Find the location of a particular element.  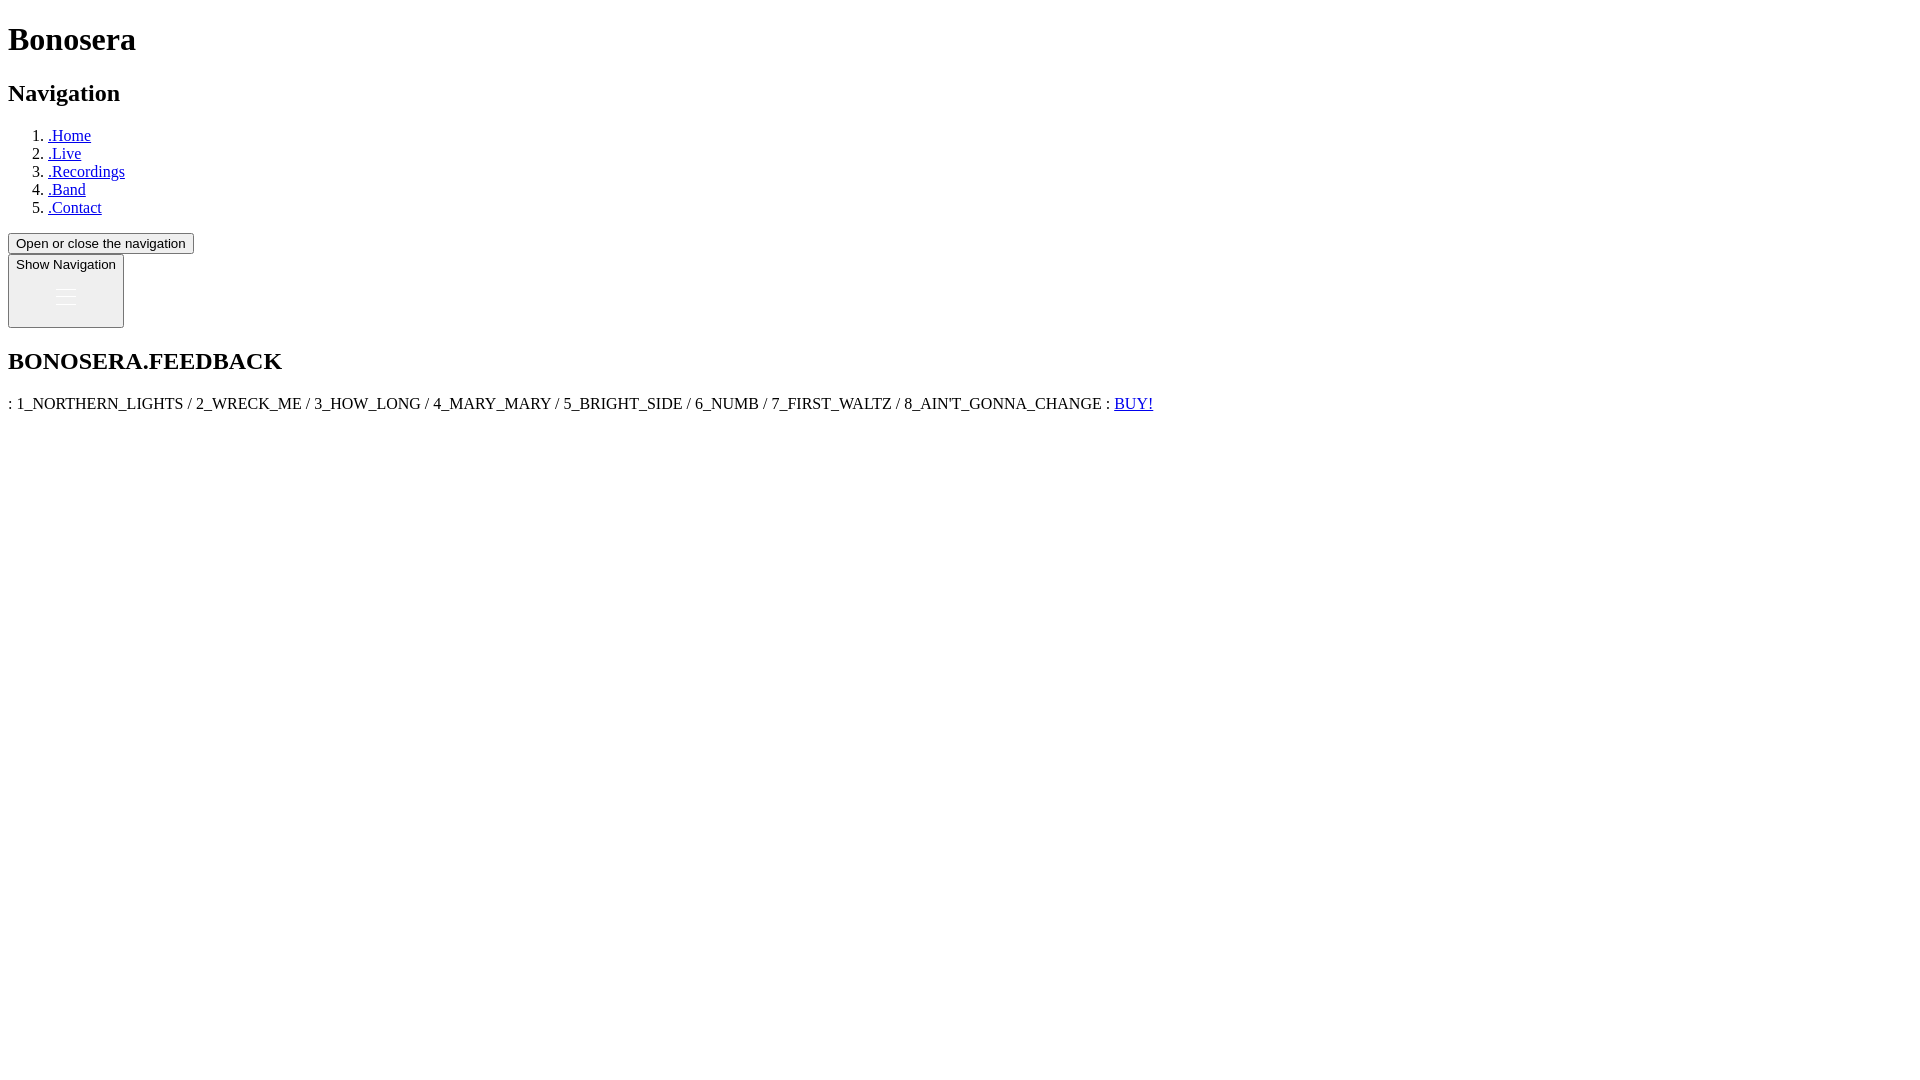

'.Recordings' is located at coordinates (85, 170).